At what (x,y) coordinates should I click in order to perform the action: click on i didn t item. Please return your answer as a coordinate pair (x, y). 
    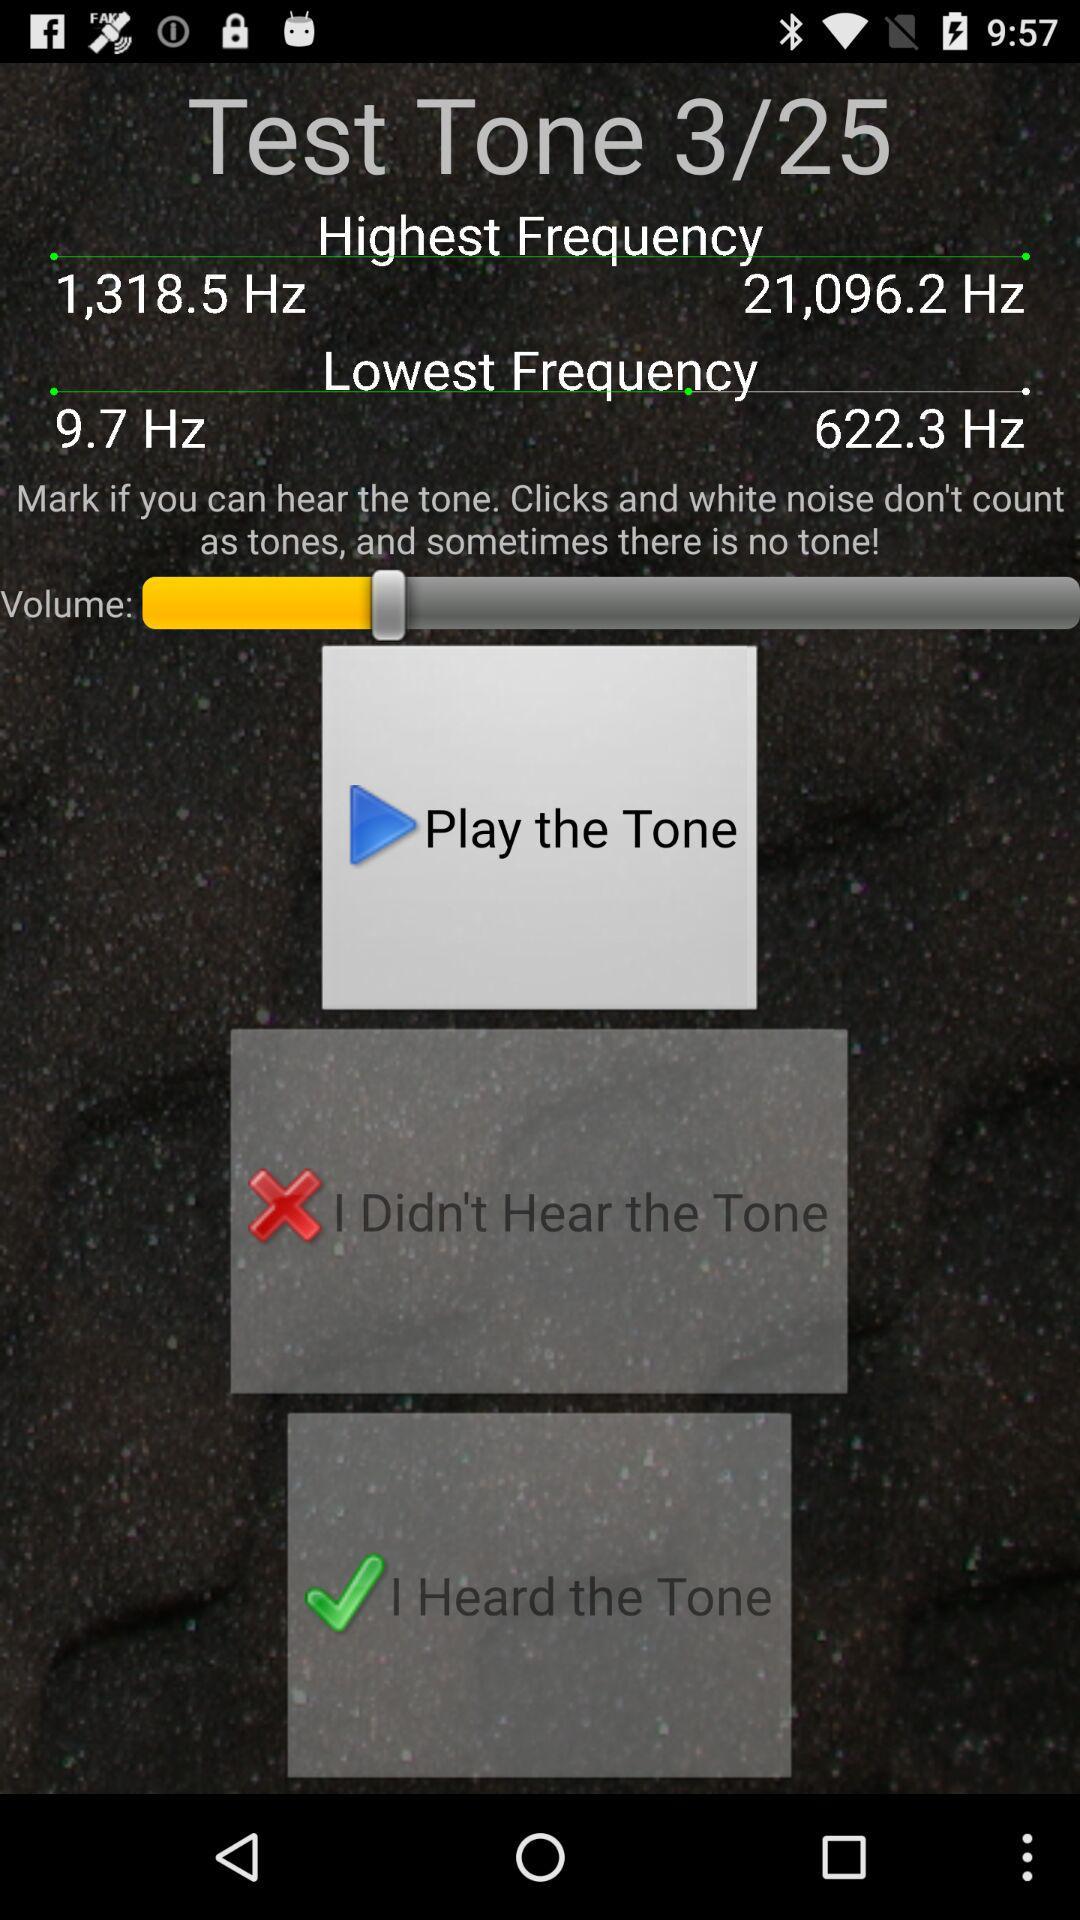
    Looking at the image, I should click on (538, 1216).